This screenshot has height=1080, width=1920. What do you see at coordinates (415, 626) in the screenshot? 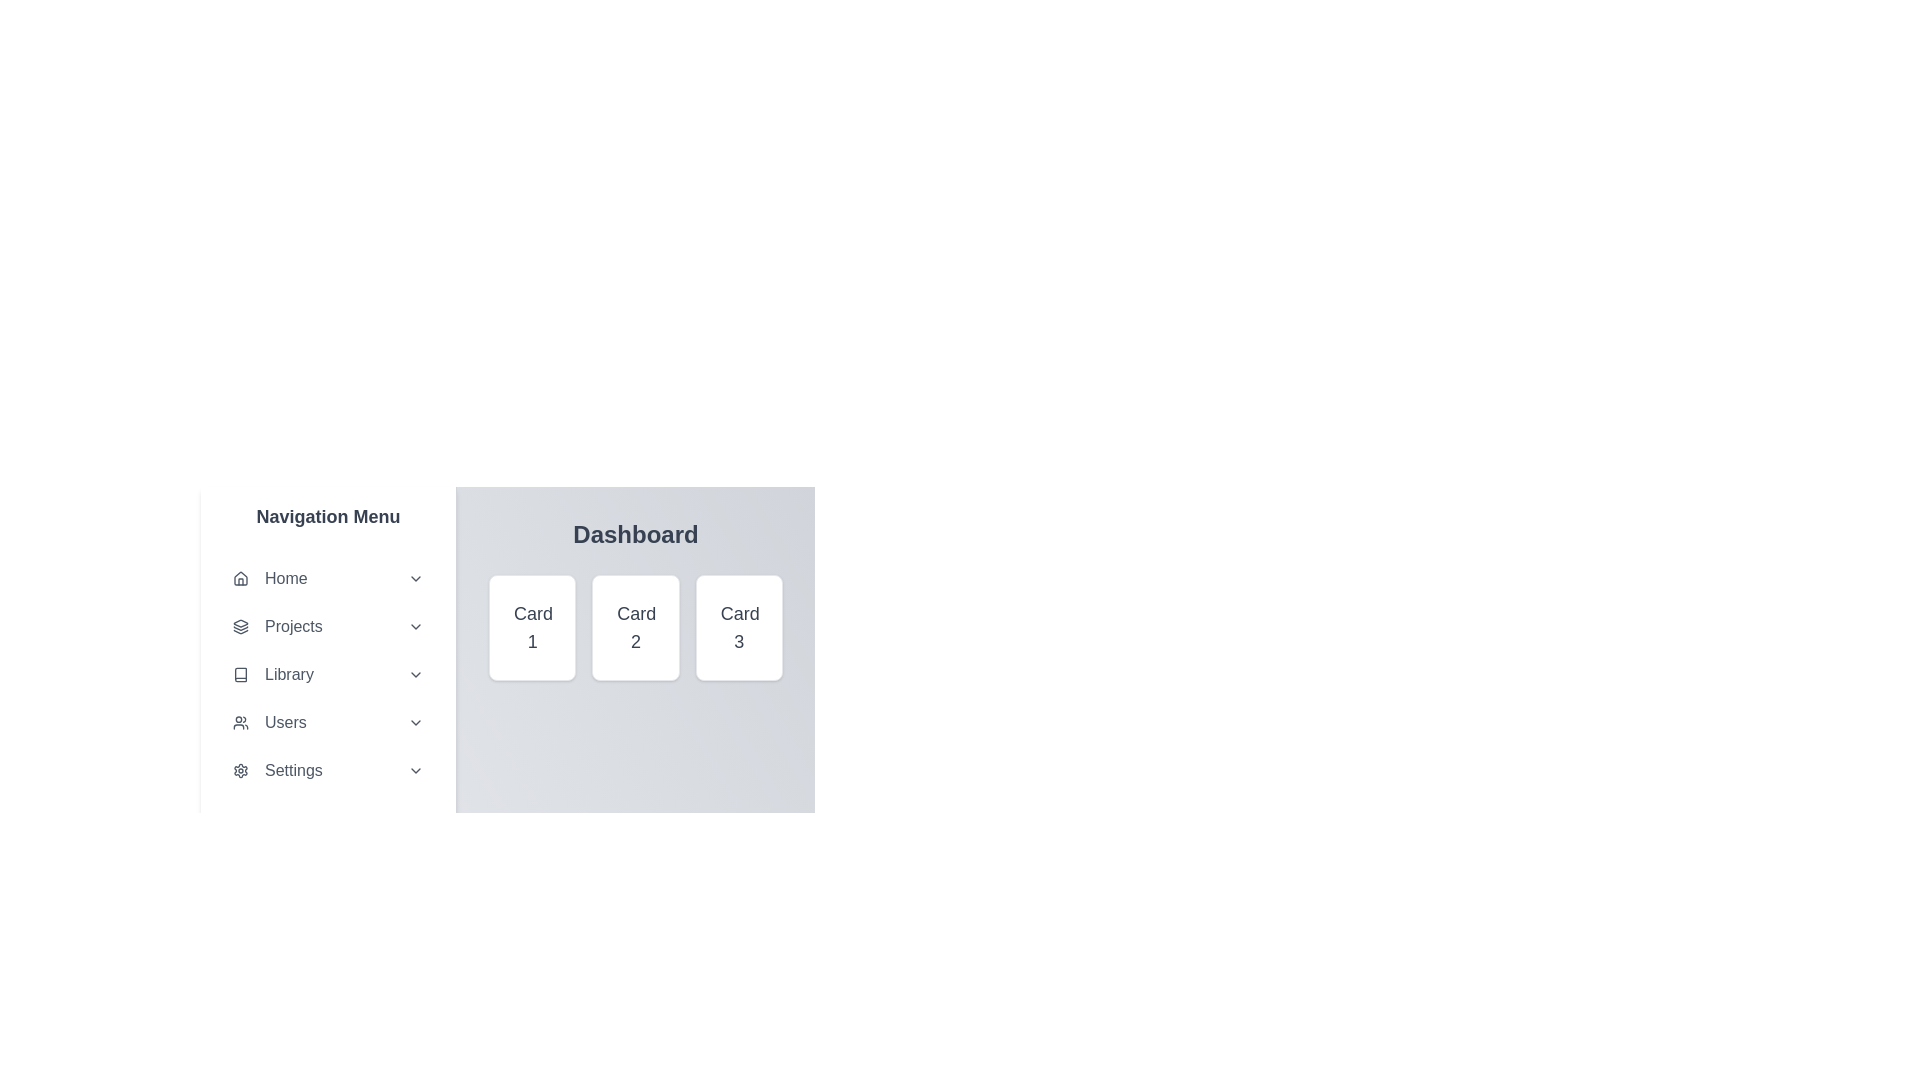
I see `the downward-facing chevron icon located at the right end of the 'Projects' navigation menu entry` at bounding box center [415, 626].